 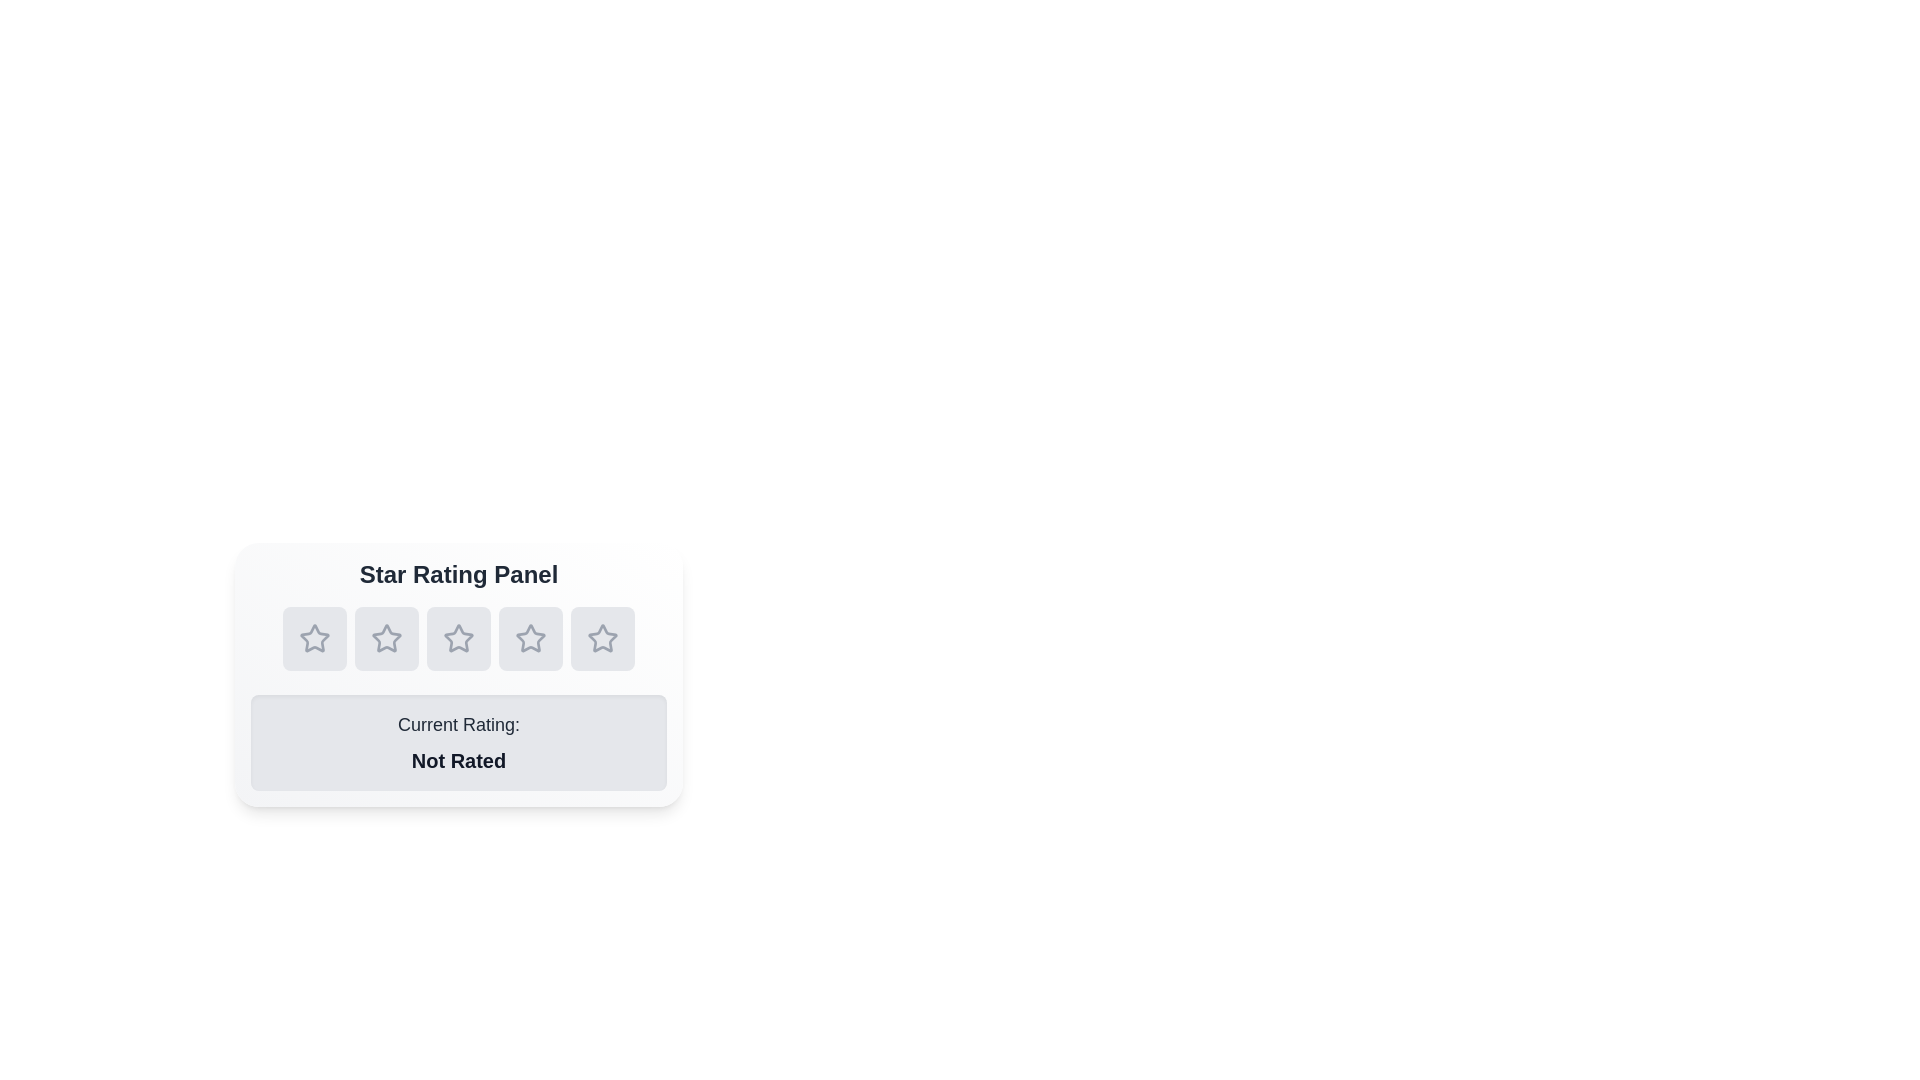 What do you see at coordinates (312, 637) in the screenshot?
I see `the first star icon` at bounding box center [312, 637].